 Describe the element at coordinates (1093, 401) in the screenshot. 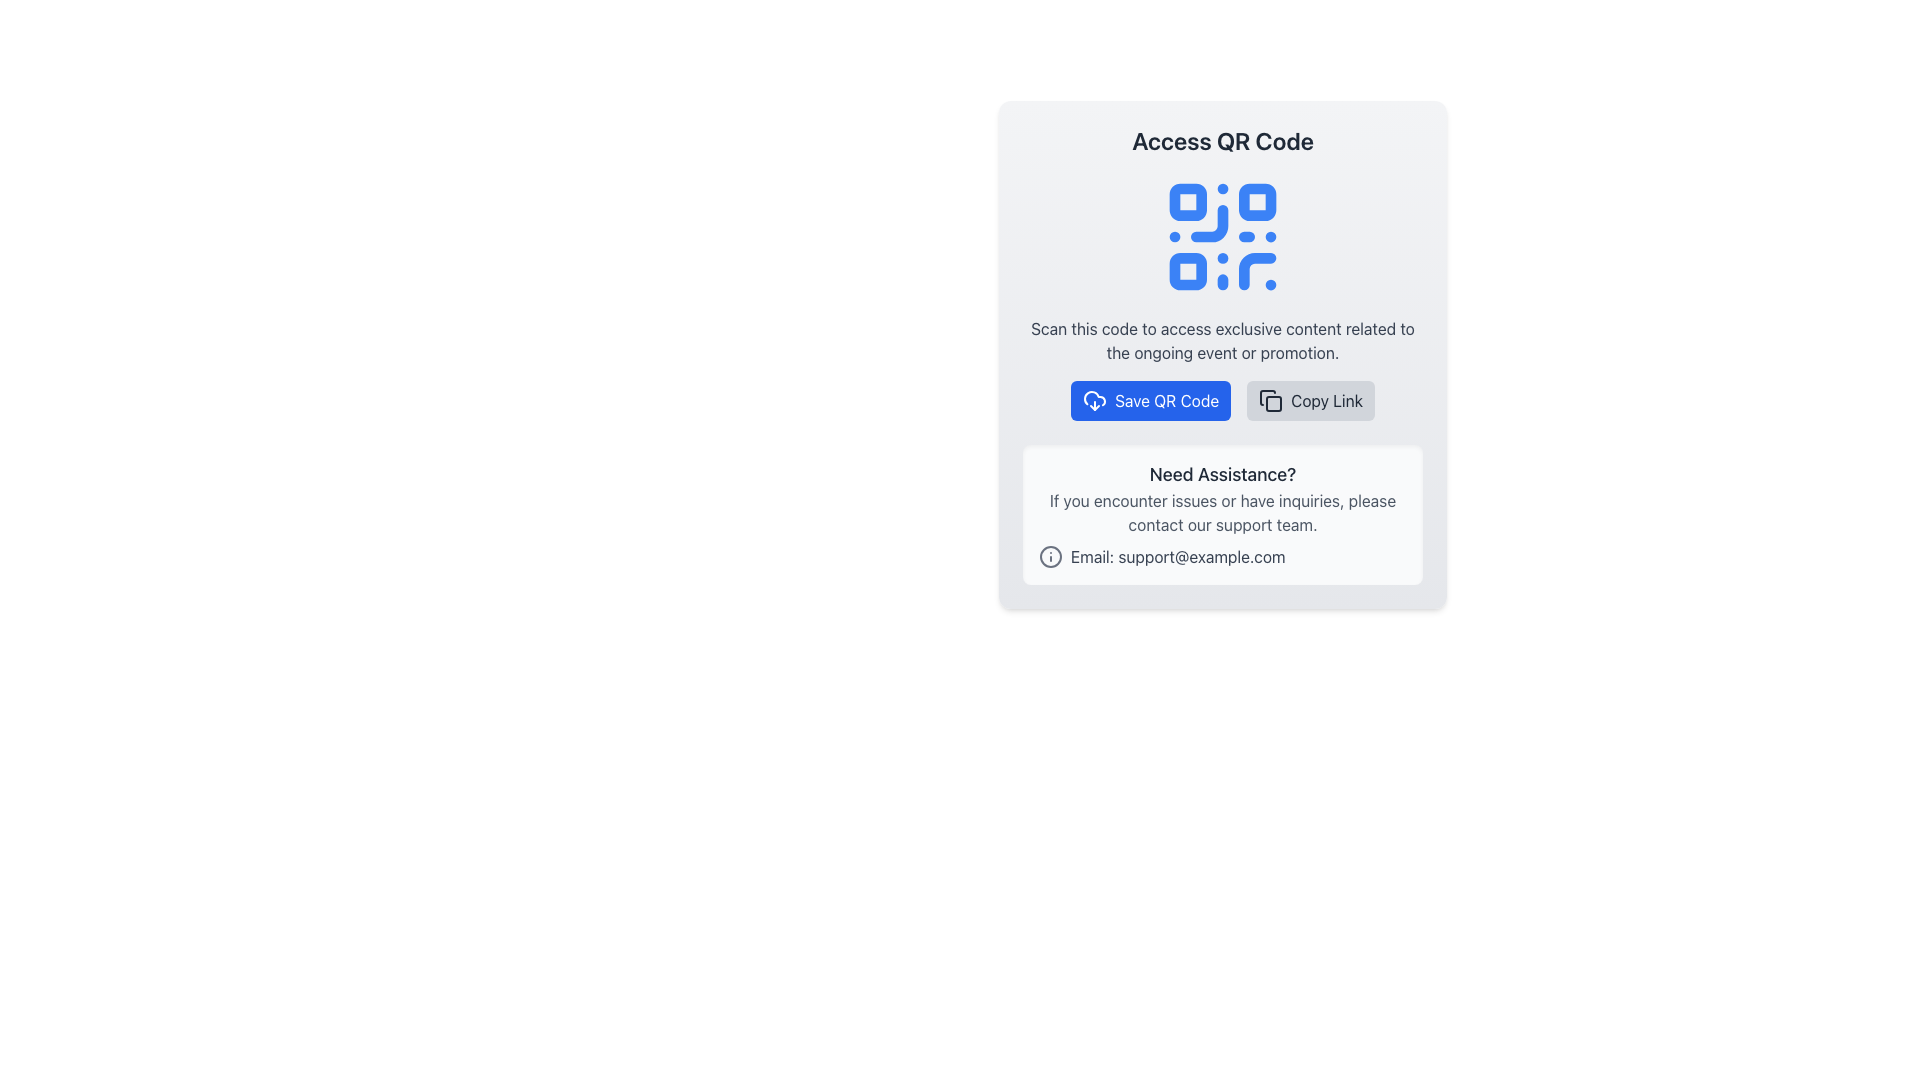

I see `the downward arrow cloud icon located to the left of the text in the blue 'Save QR Code' button, indicating a download action` at that location.